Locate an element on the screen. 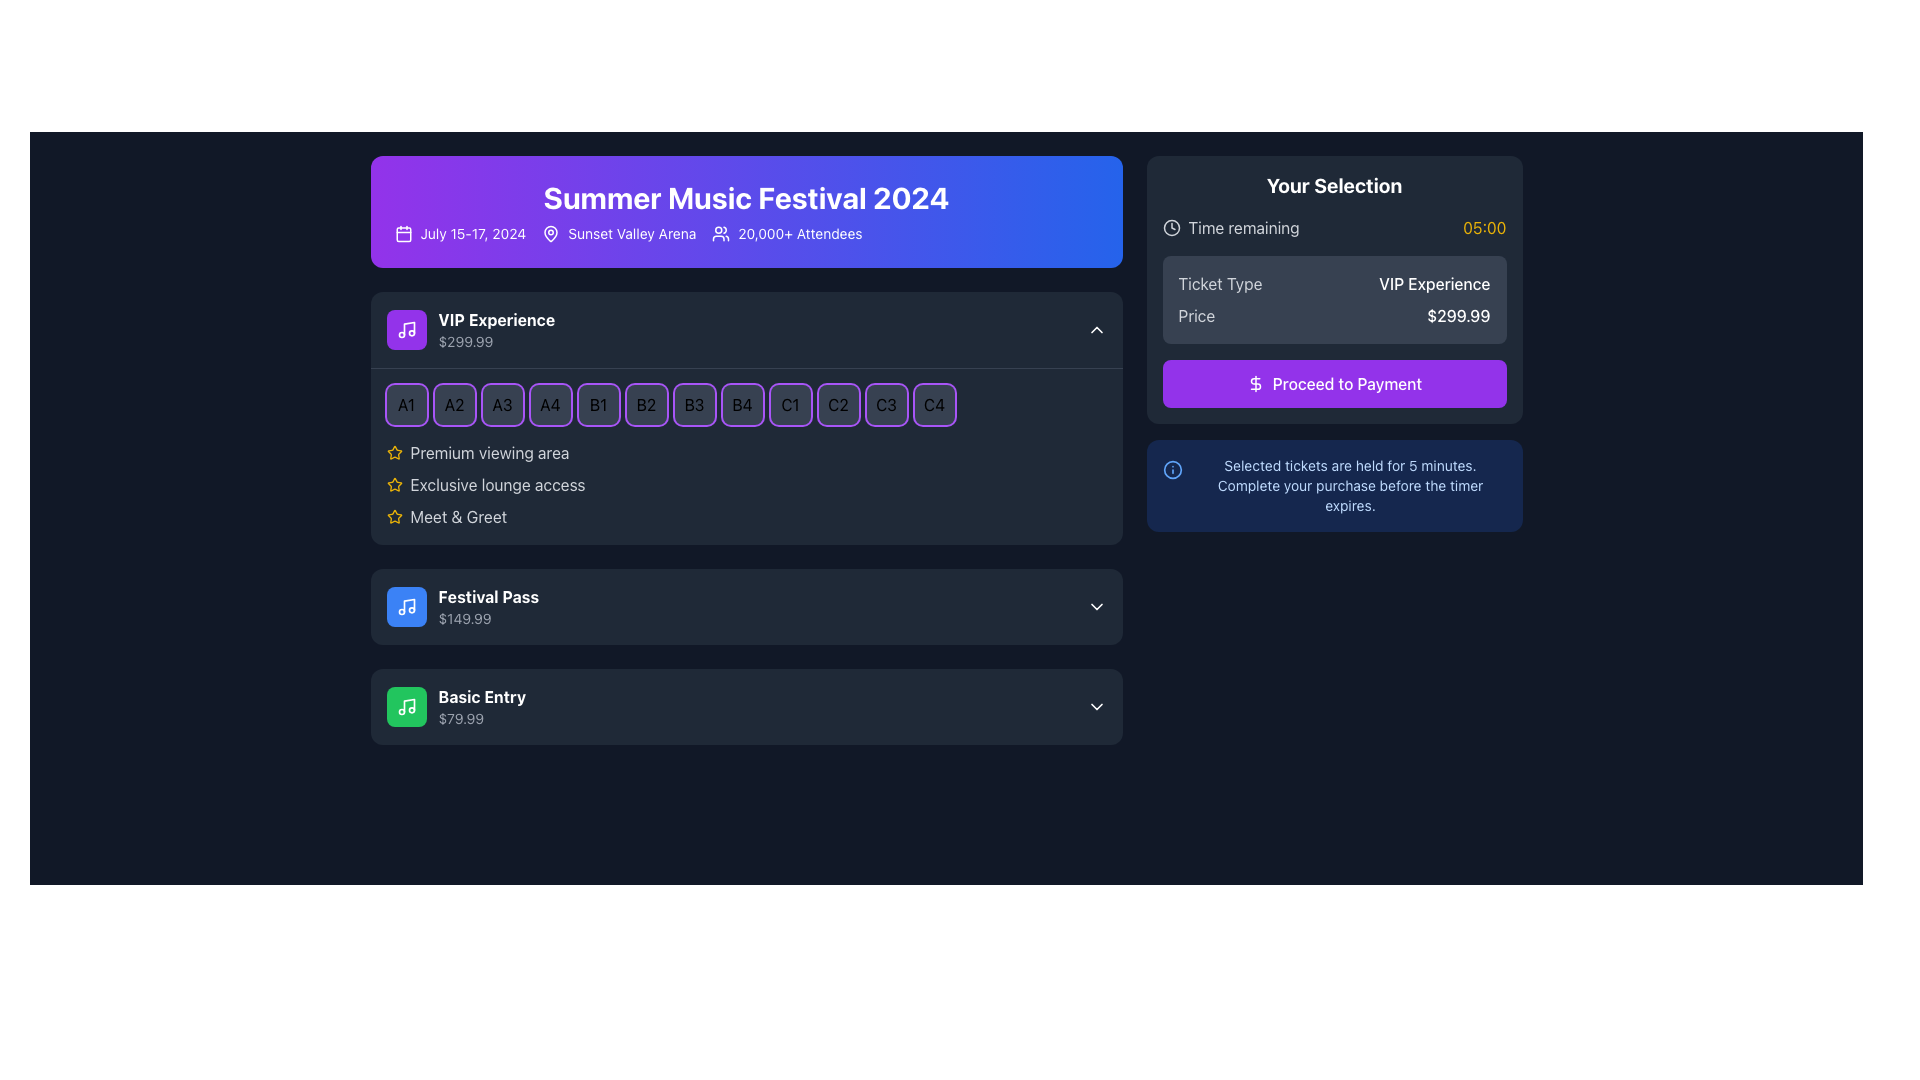 This screenshot has height=1080, width=1920. the informational text label displaying the number of attendees for the event, located in the top banner of the interface, to the right of the user icon and other event details is located at coordinates (800, 233).